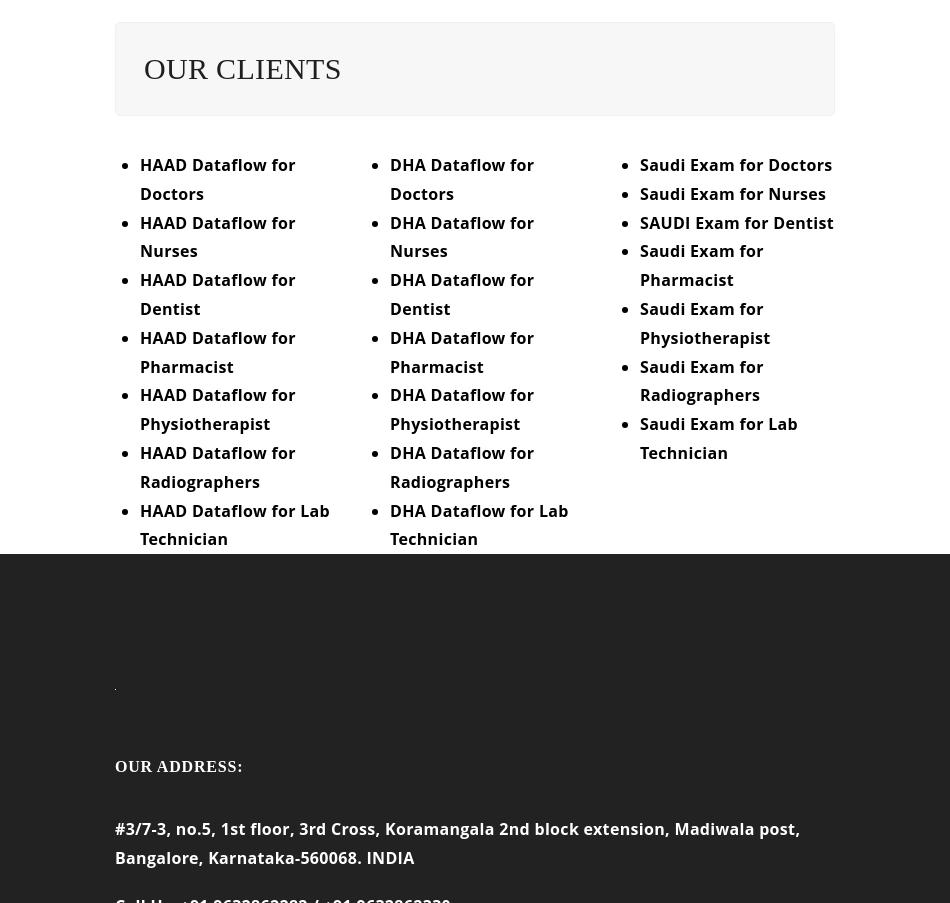  Describe the element at coordinates (704, 336) in the screenshot. I see `'Saudi Exam for Physiotherapist'` at that location.